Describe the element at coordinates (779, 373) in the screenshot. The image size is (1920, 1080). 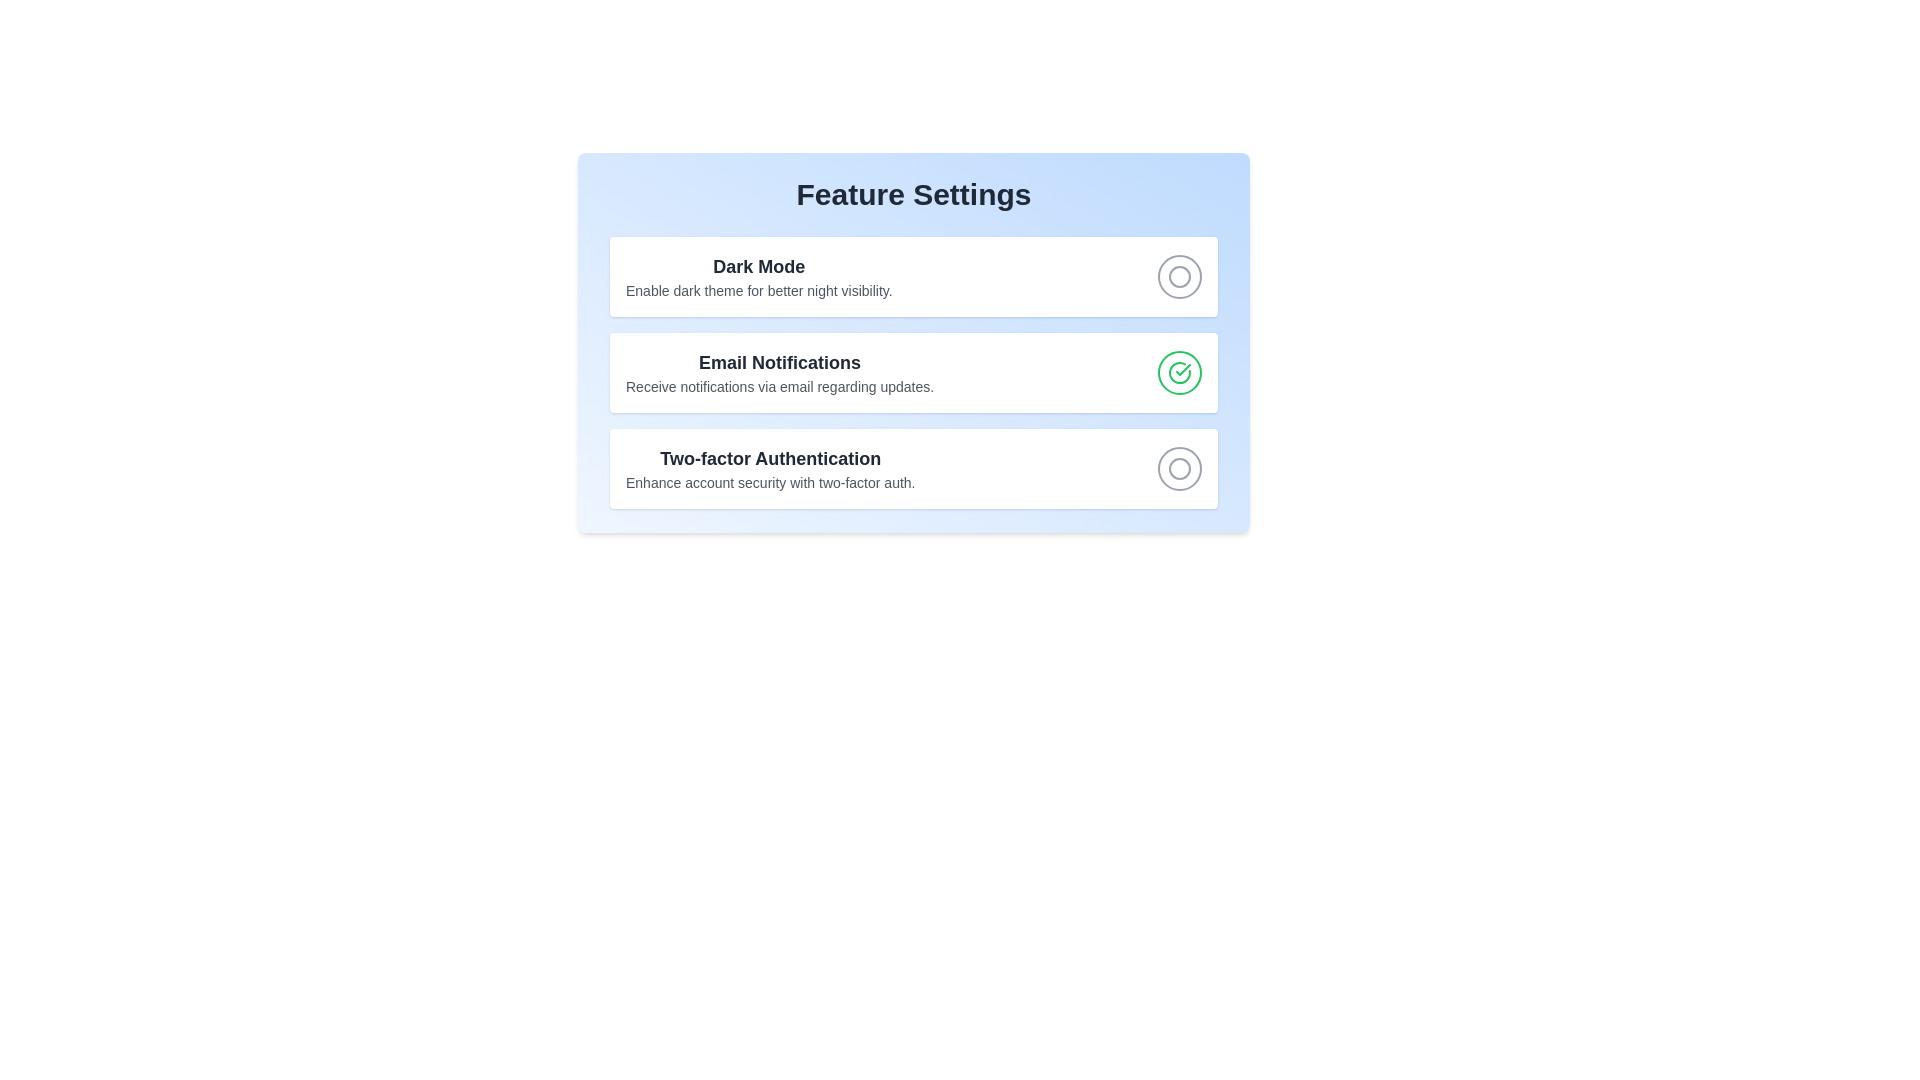
I see `the informational text group explaining email notifications, located in the 'Feature Settings' section between 'Dark Mode' and 'Two-factor Authentication'` at that location.